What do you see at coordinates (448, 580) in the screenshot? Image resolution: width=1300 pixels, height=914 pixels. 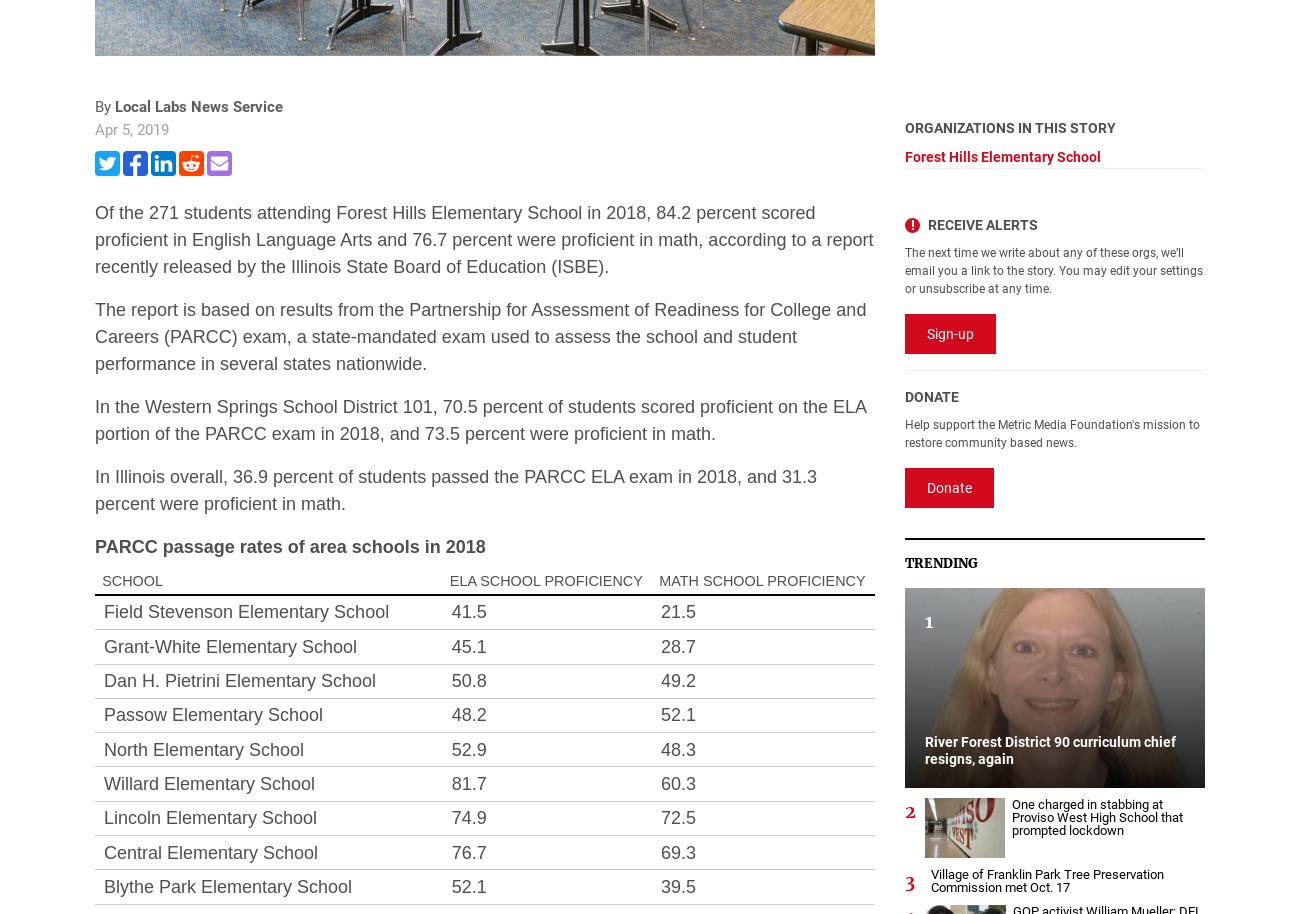 I see `'ELA School Proficiency'` at bounding box center [448, 580].